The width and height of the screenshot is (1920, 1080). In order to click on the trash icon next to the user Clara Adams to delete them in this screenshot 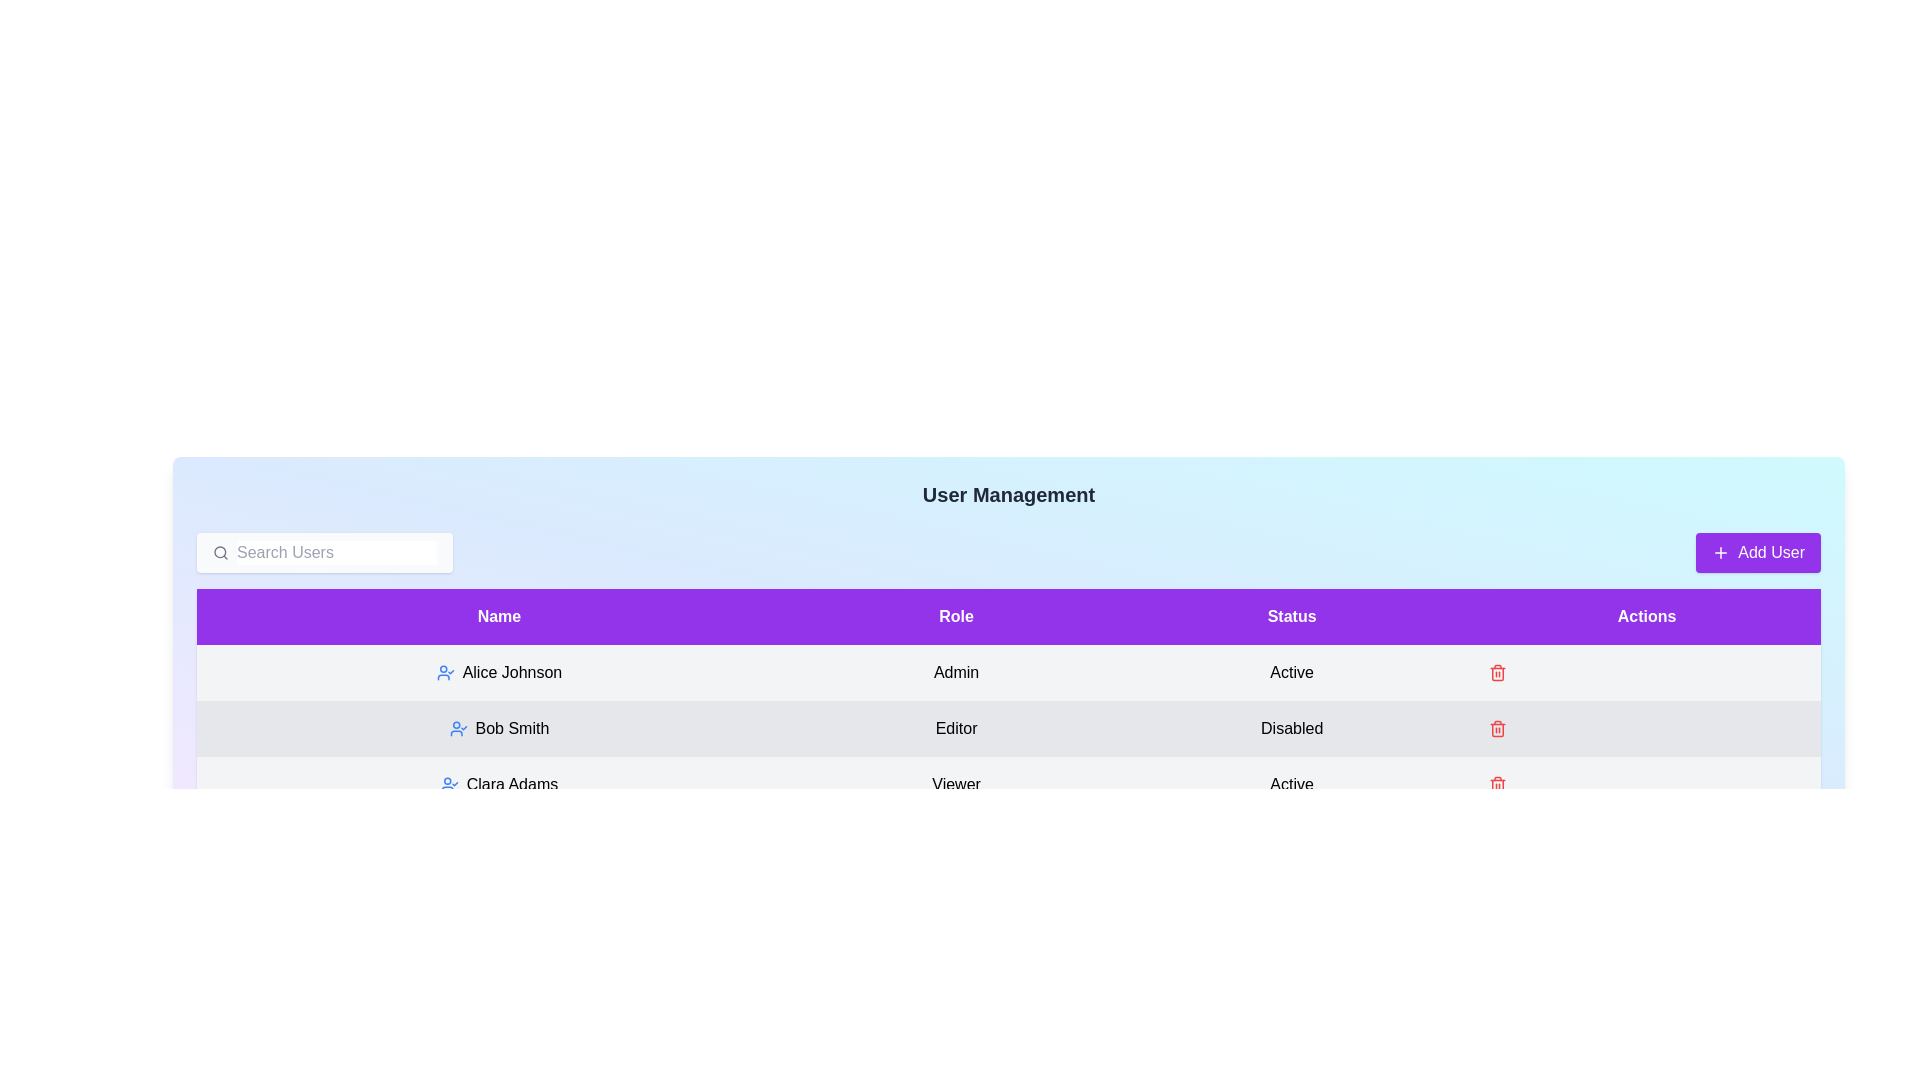, I will do `click(1497, 784)`.